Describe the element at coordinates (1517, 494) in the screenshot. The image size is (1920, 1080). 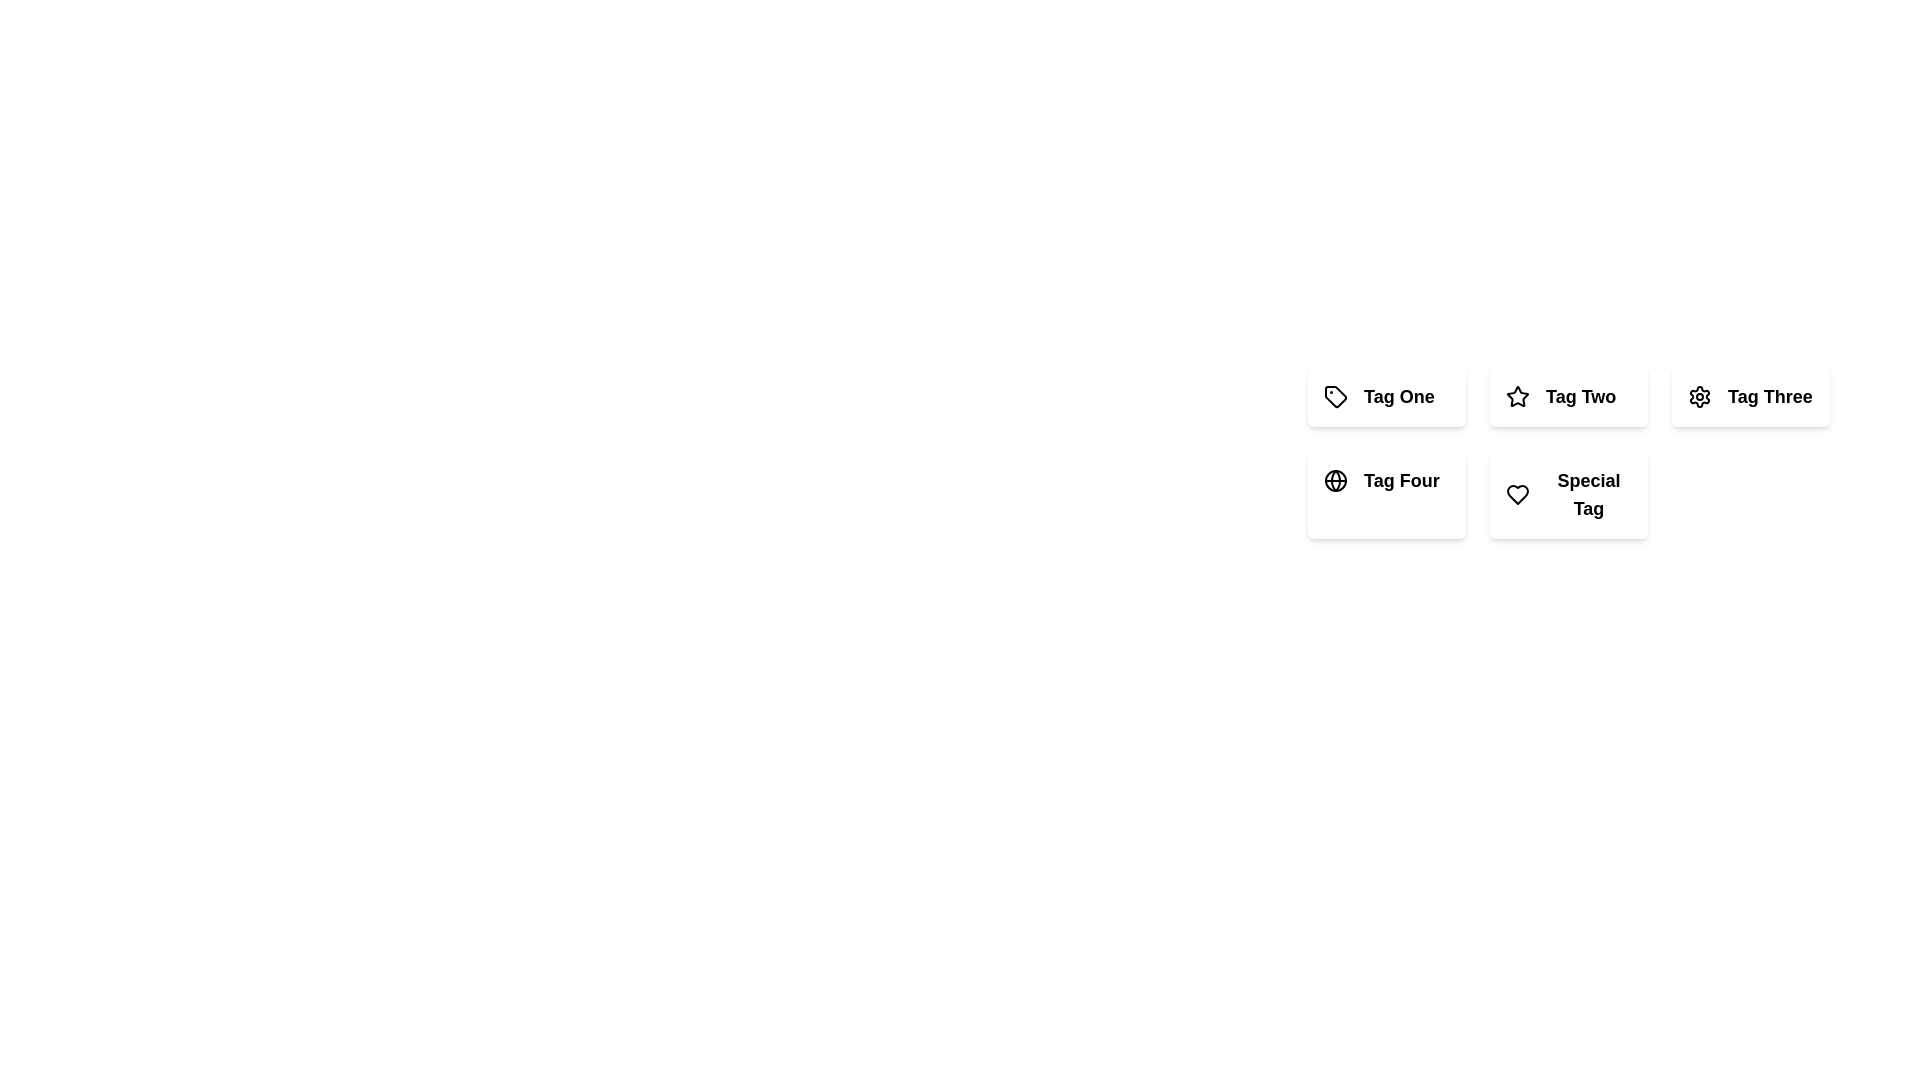
I see `the 'like' or 'favorite' icon located in the 'Special Tag' area of the grid, specifically in the second row and second column` at that location.